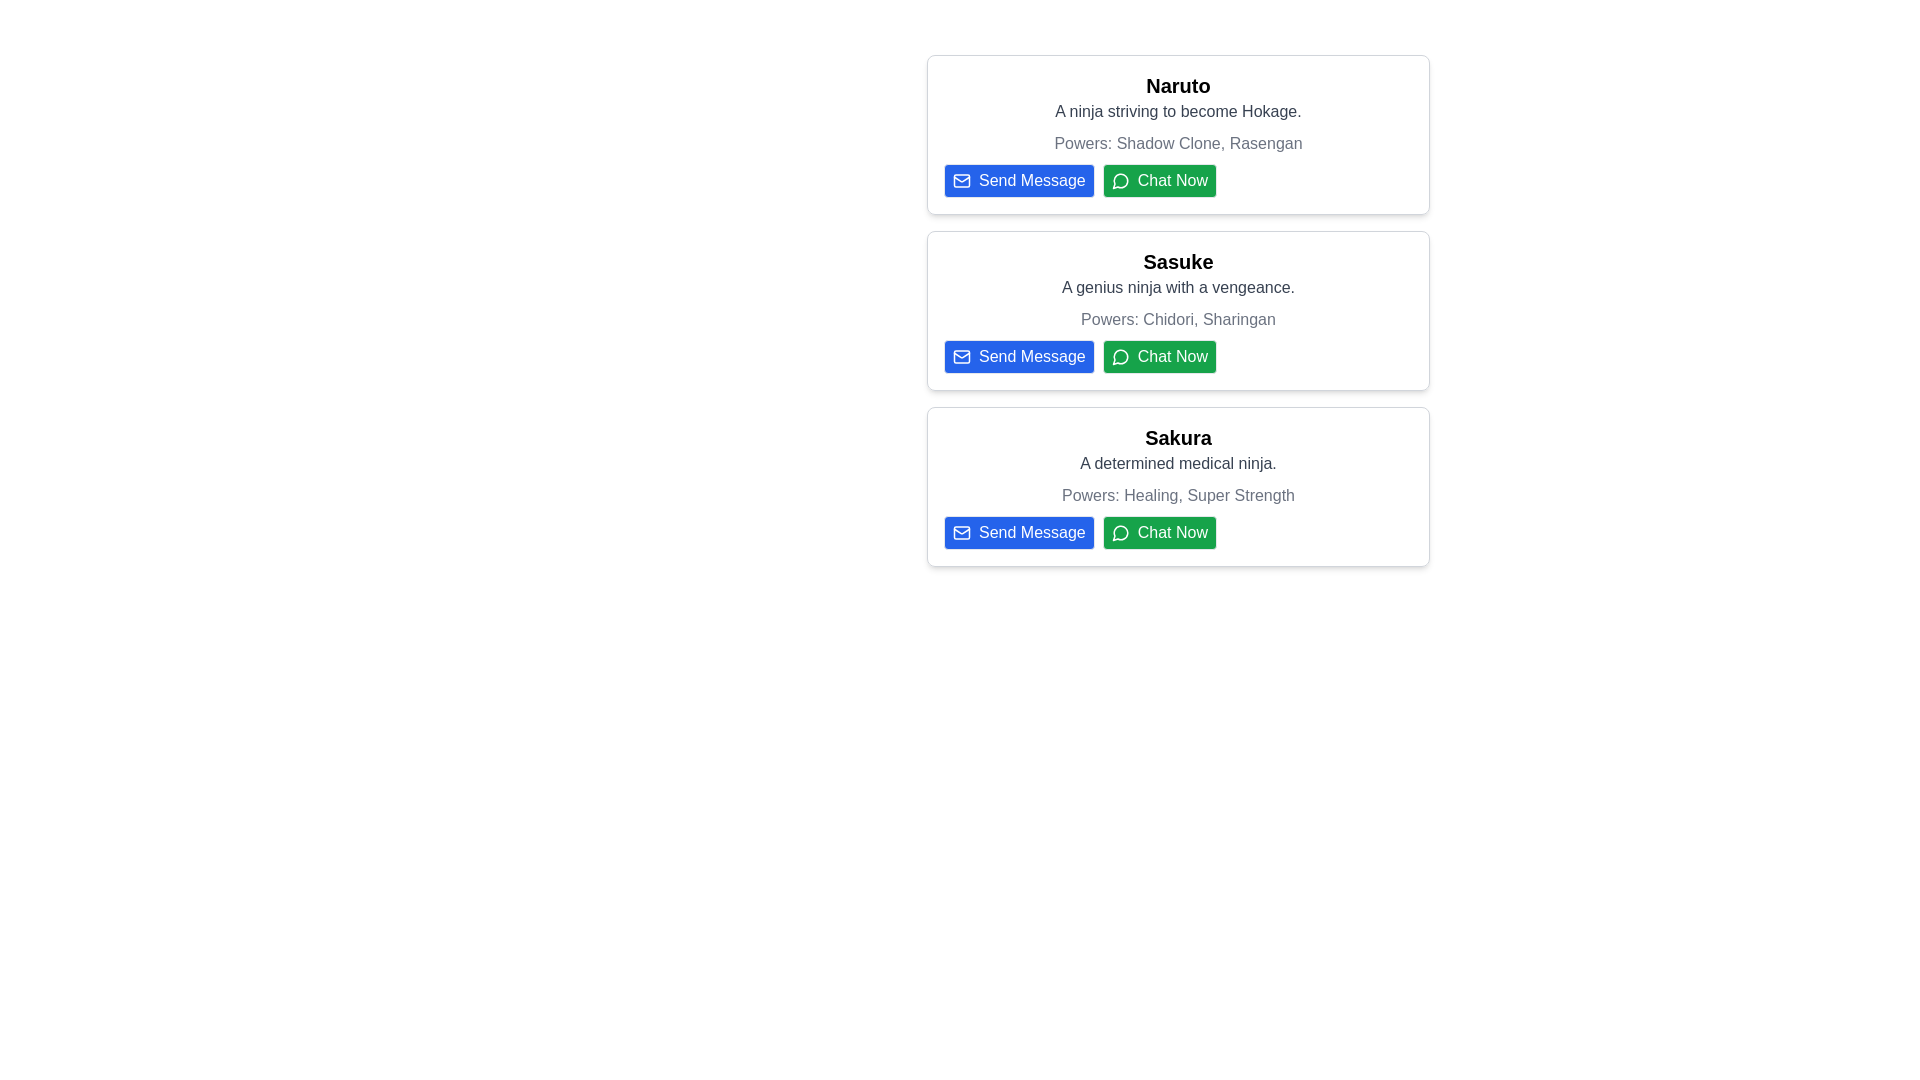 This screenshot has width=1920, height=1080. Describe the element at coordinates (1159, 181) in the screenshot. I see `the chat initiation button located at the right-most position in the first row of user cards` at that location.